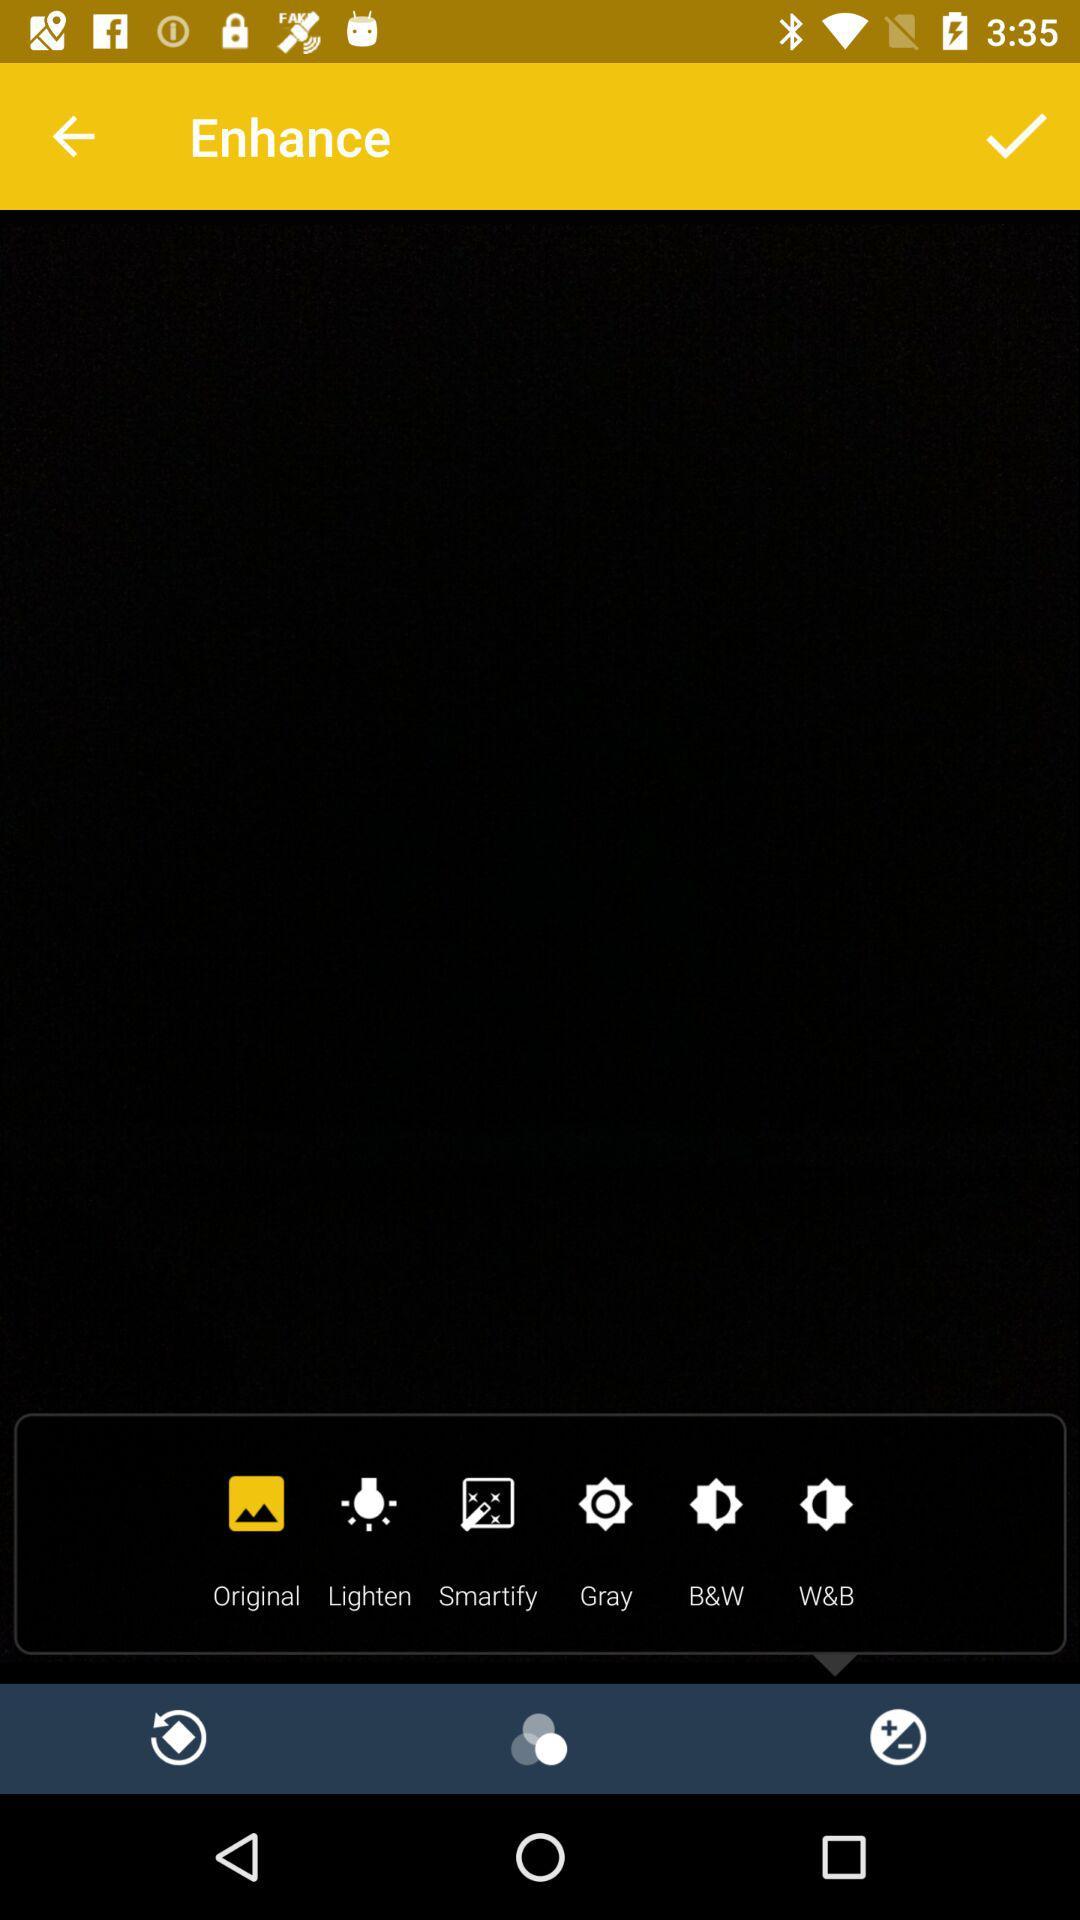  Describe the element at coordinates (540, 1737) in the screenshot. I see `filter option` at that location.